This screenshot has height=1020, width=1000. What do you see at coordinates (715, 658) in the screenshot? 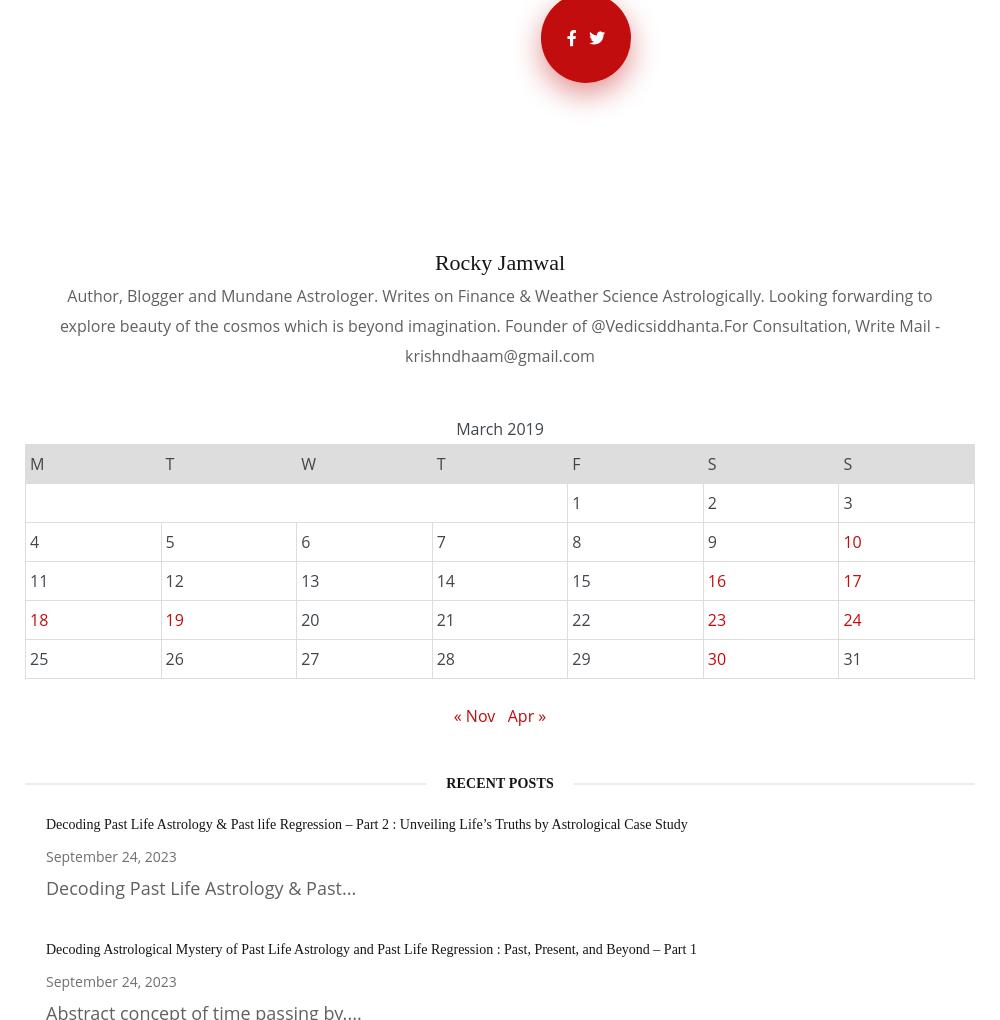
I see `'30'` at bounding box center [715, 658].